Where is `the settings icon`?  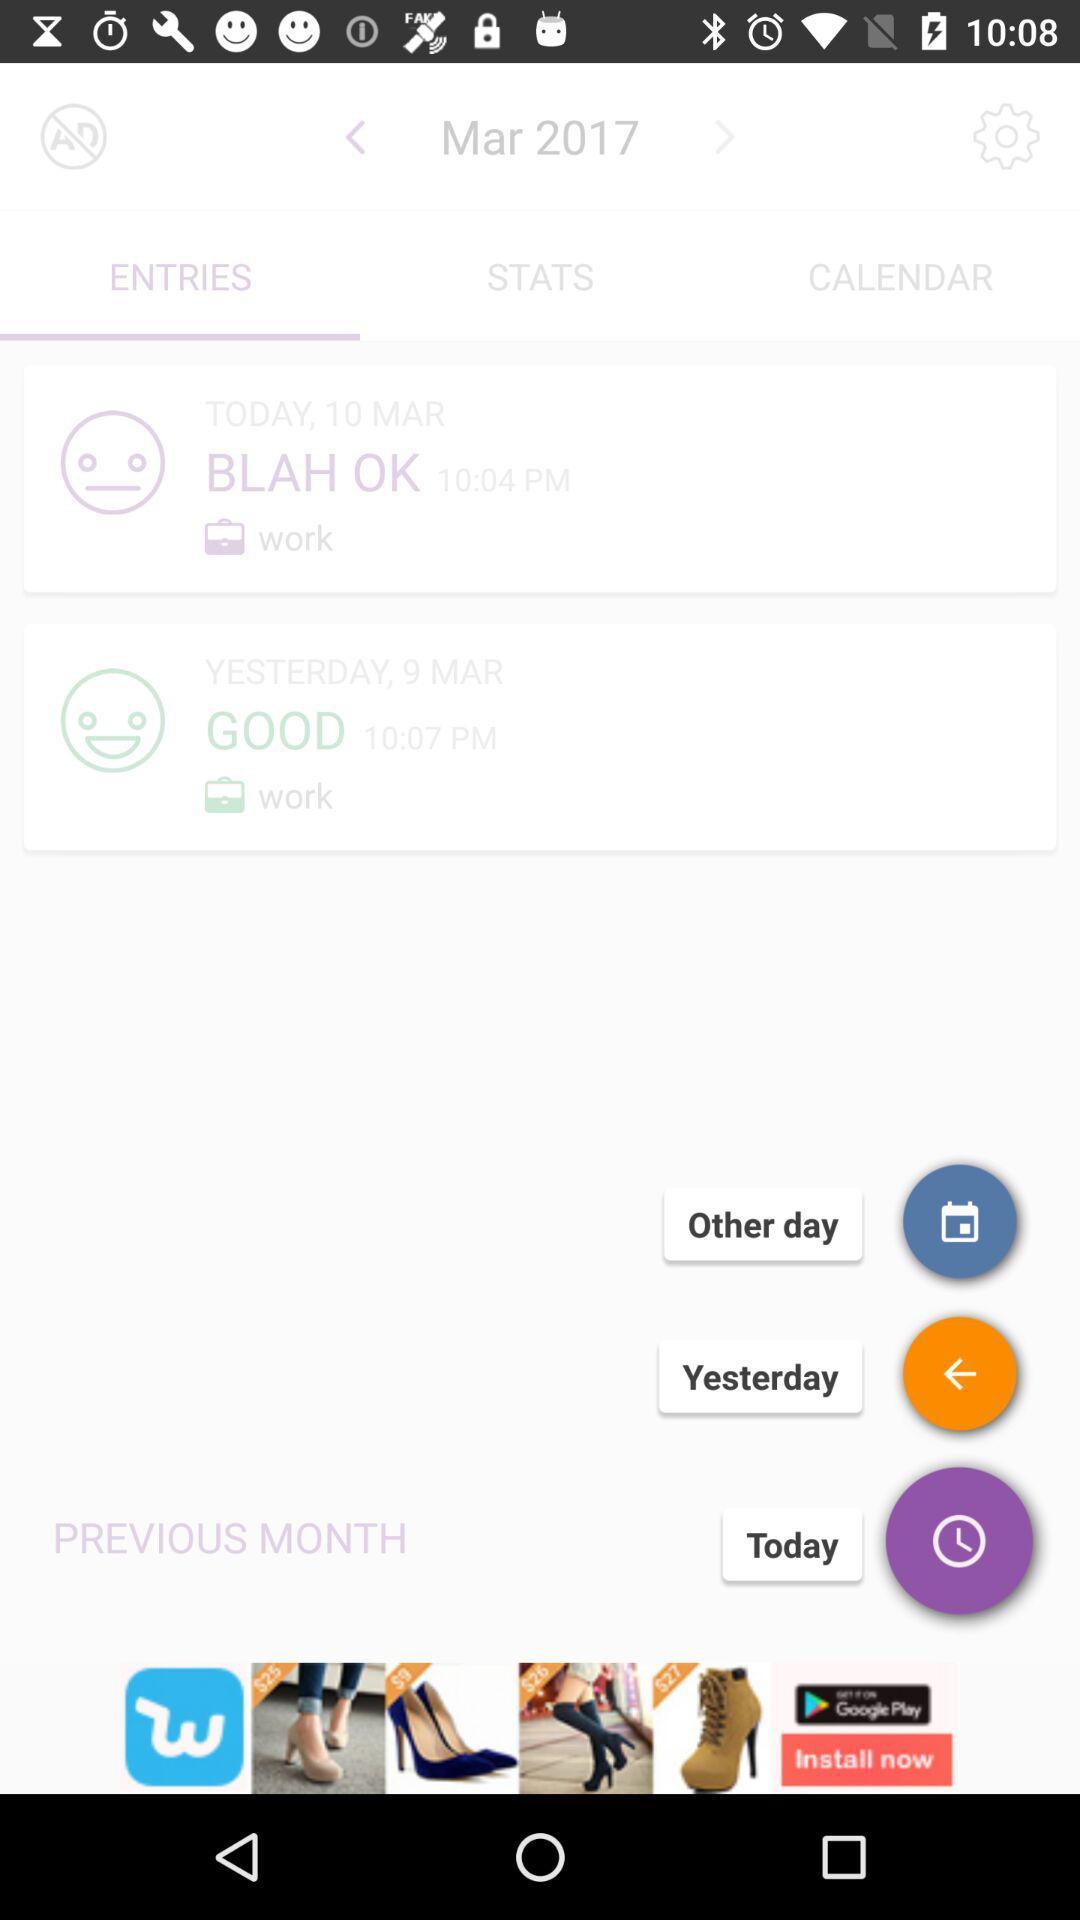
the settings icon is located at coordinates (1006, 135).